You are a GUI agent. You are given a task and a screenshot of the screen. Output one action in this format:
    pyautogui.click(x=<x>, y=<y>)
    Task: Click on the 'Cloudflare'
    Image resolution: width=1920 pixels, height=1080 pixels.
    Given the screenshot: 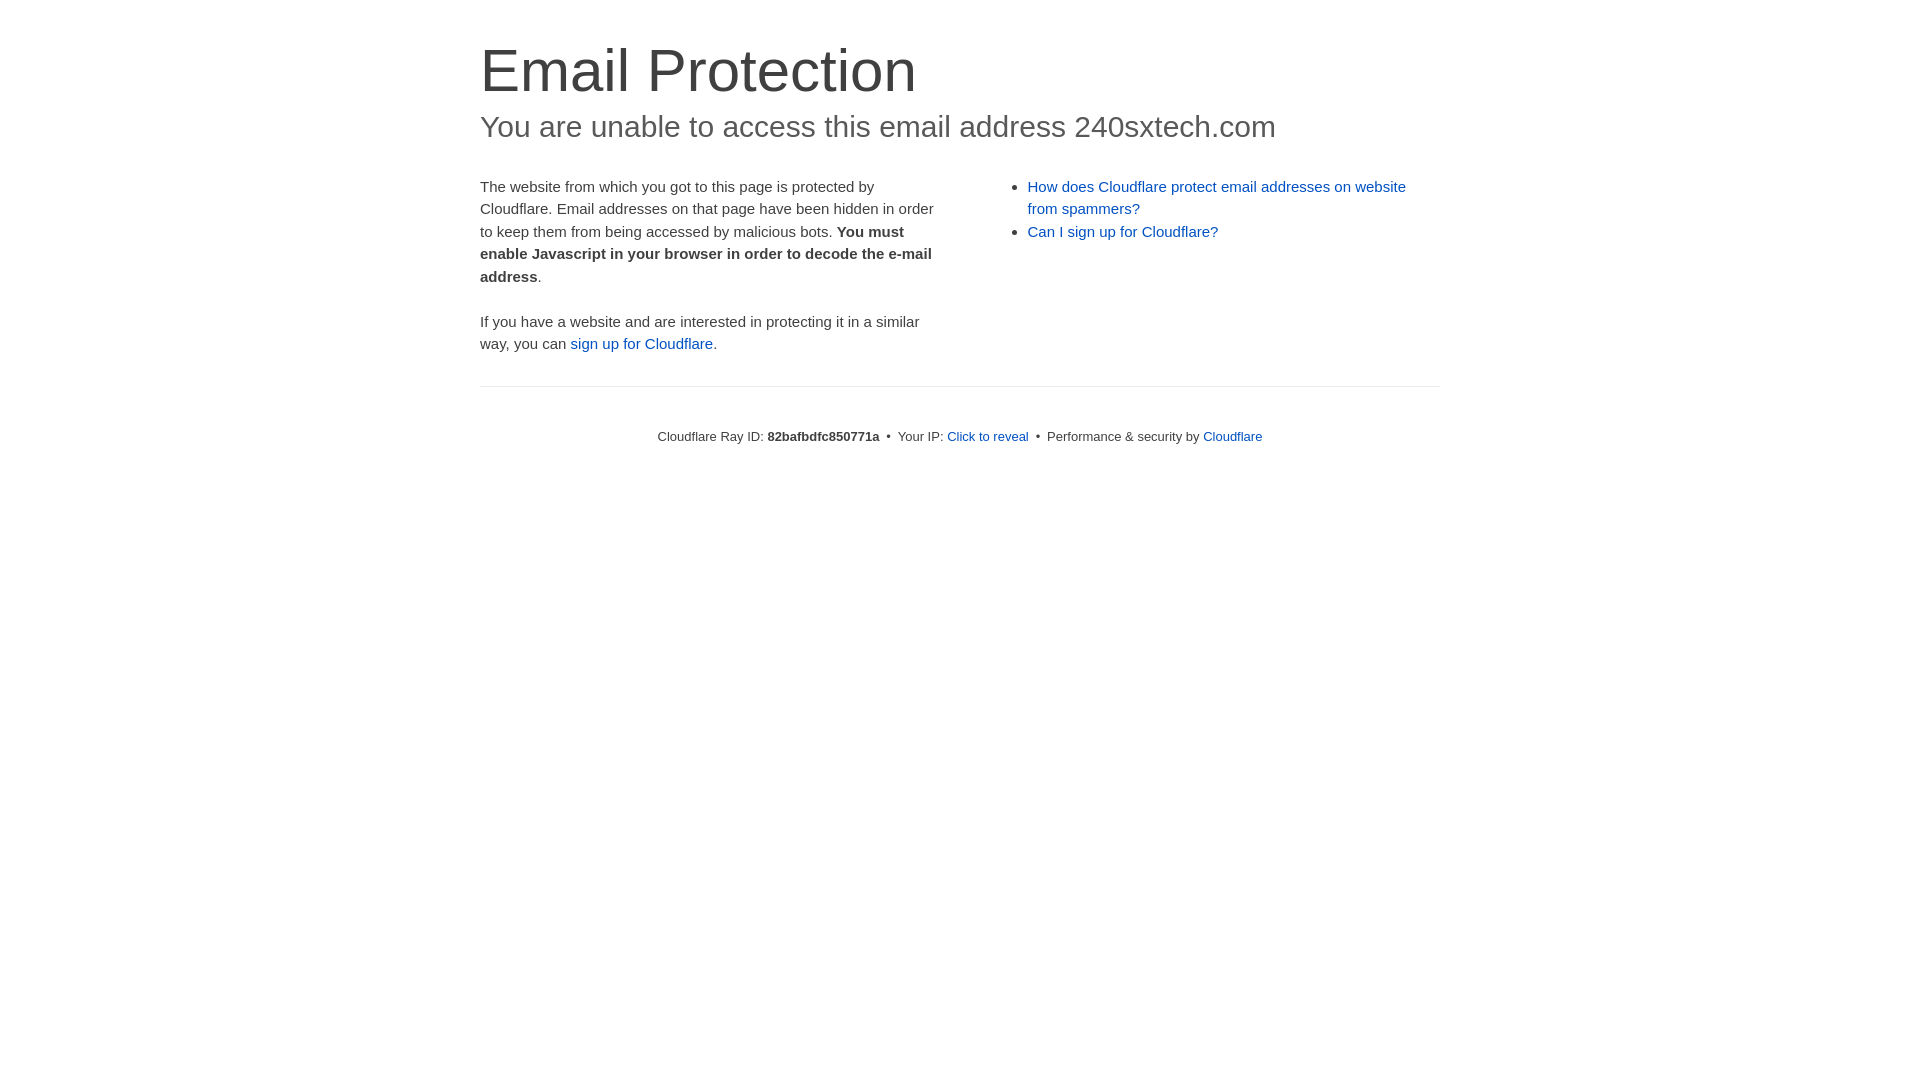 What is the action you would take?
    pyautogui.click(x=1202, y=435)
    